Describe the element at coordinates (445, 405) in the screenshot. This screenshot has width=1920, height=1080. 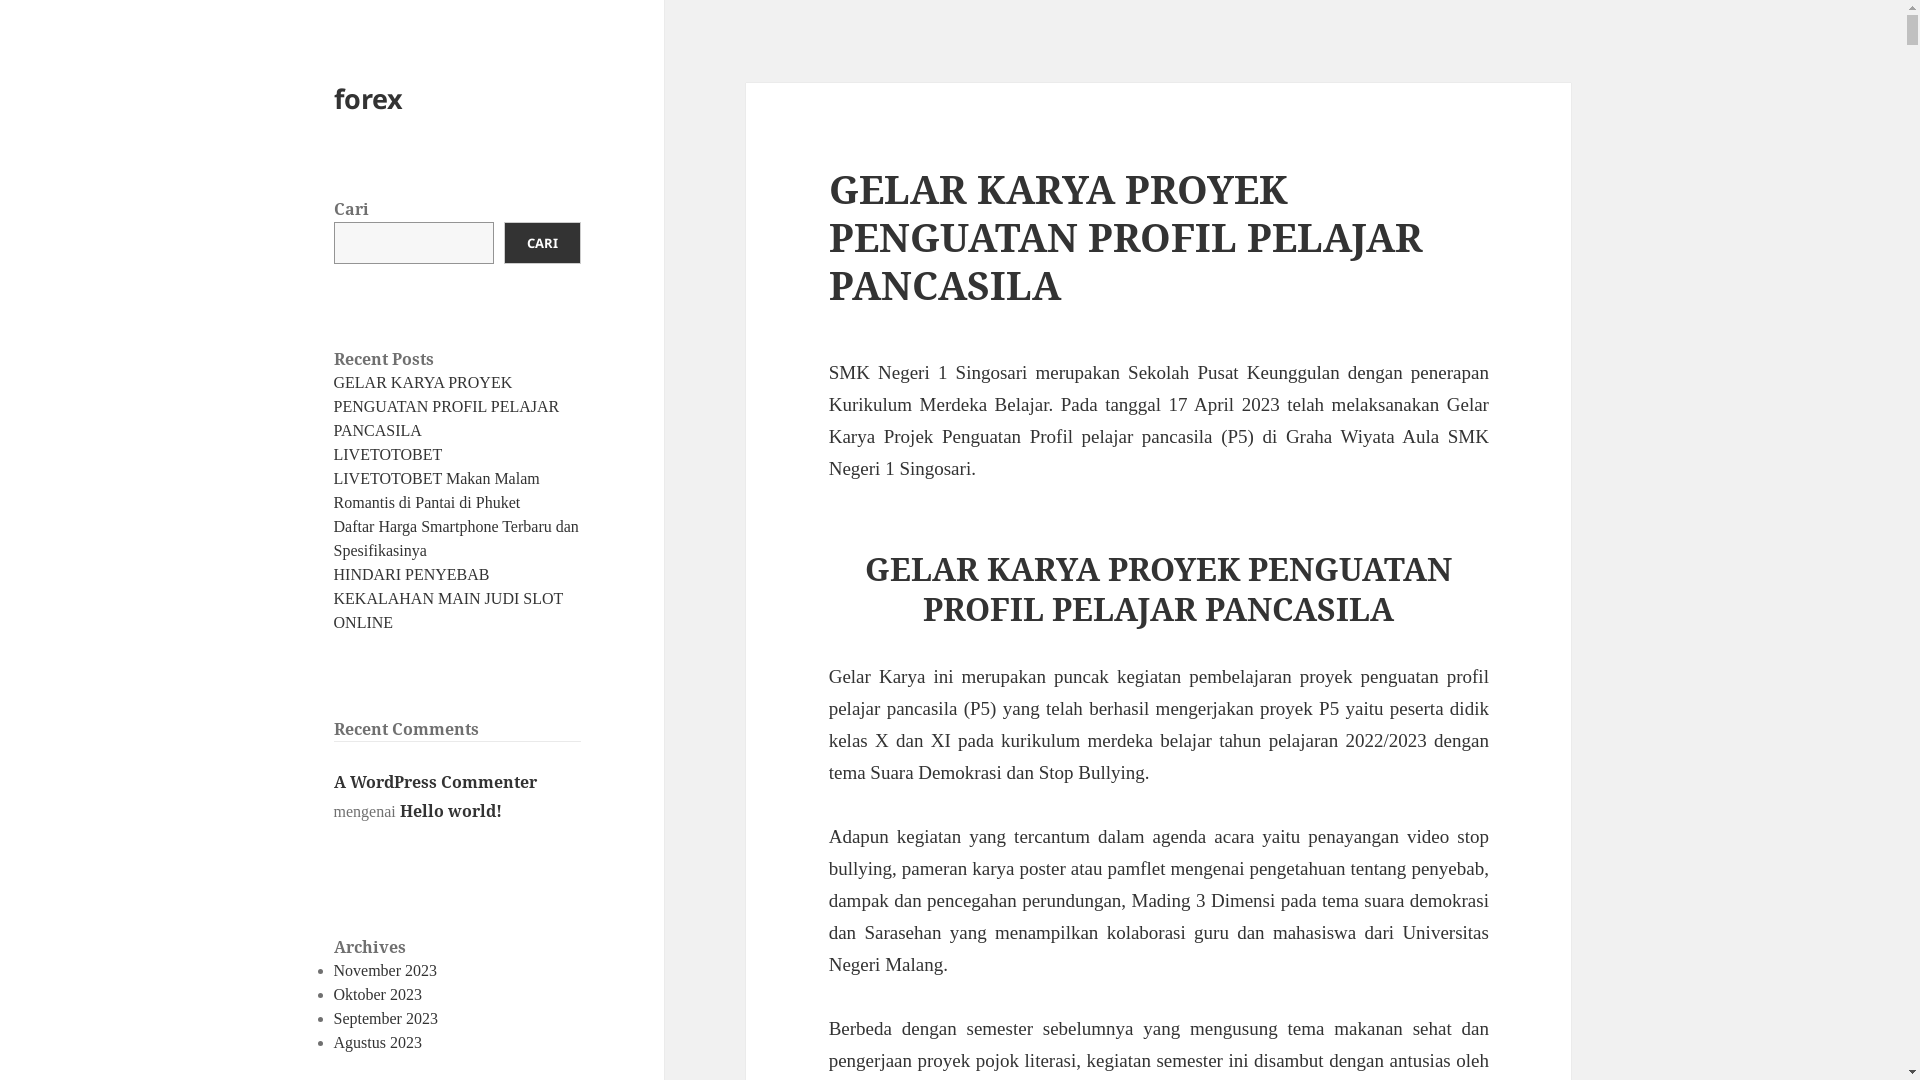
I see `'GELAR KARYA PROYEK PENGUATAN PROFIL PELAJAR PANCASILA'` at that location.